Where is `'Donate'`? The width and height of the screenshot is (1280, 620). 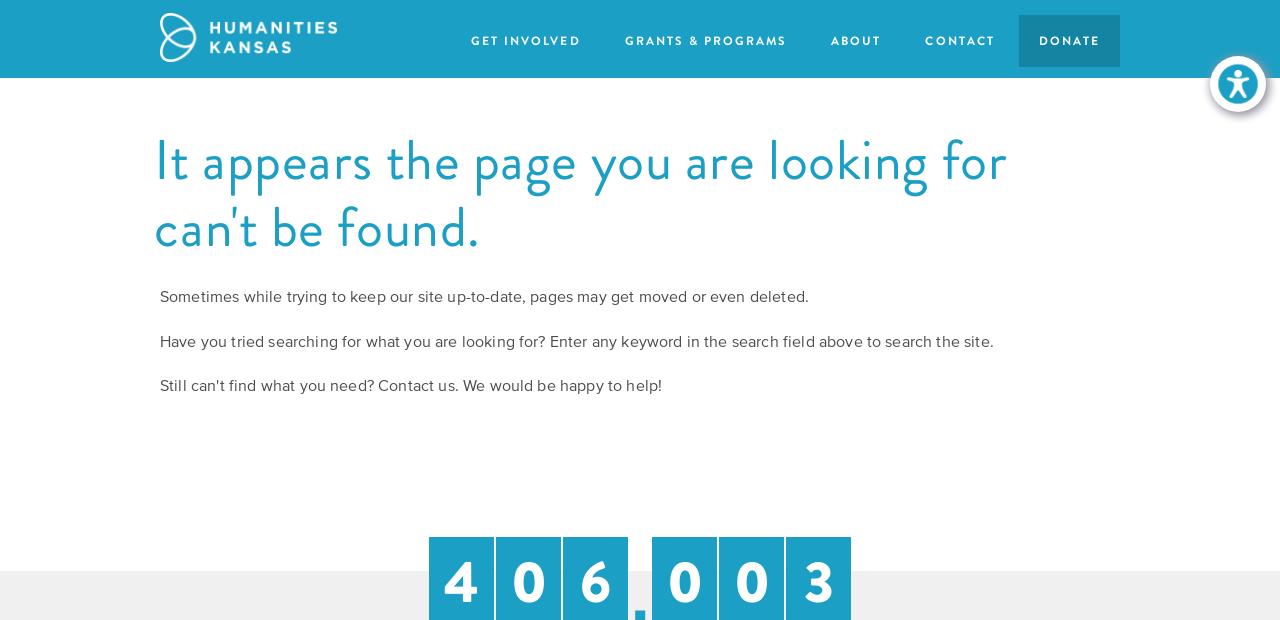 'Donate' is located at coordinates (1068, 39).